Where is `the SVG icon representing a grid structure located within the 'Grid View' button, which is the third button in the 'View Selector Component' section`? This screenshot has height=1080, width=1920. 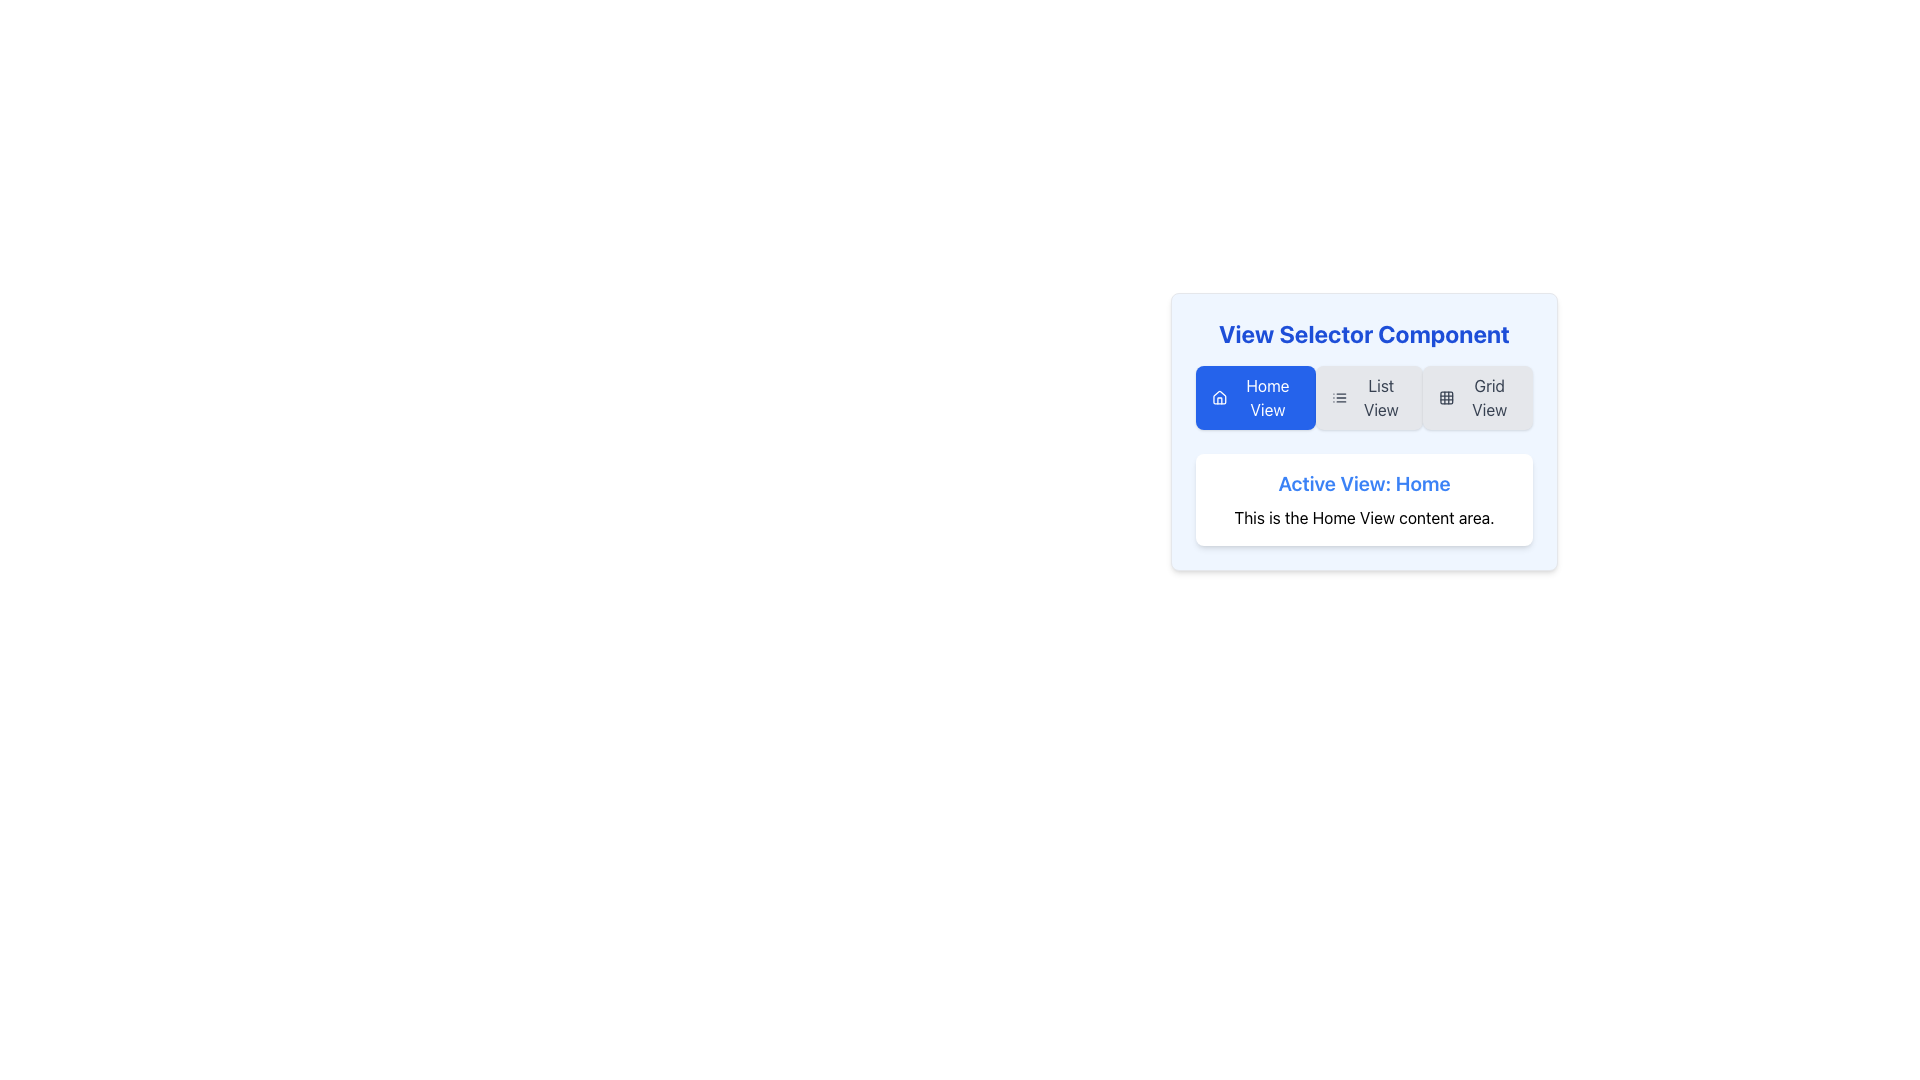
the SVG icon representing a grid structure located within the 'Grid View' button, which is the third button in the 'View Selector Component' section is located at coordinates (1446, 397).